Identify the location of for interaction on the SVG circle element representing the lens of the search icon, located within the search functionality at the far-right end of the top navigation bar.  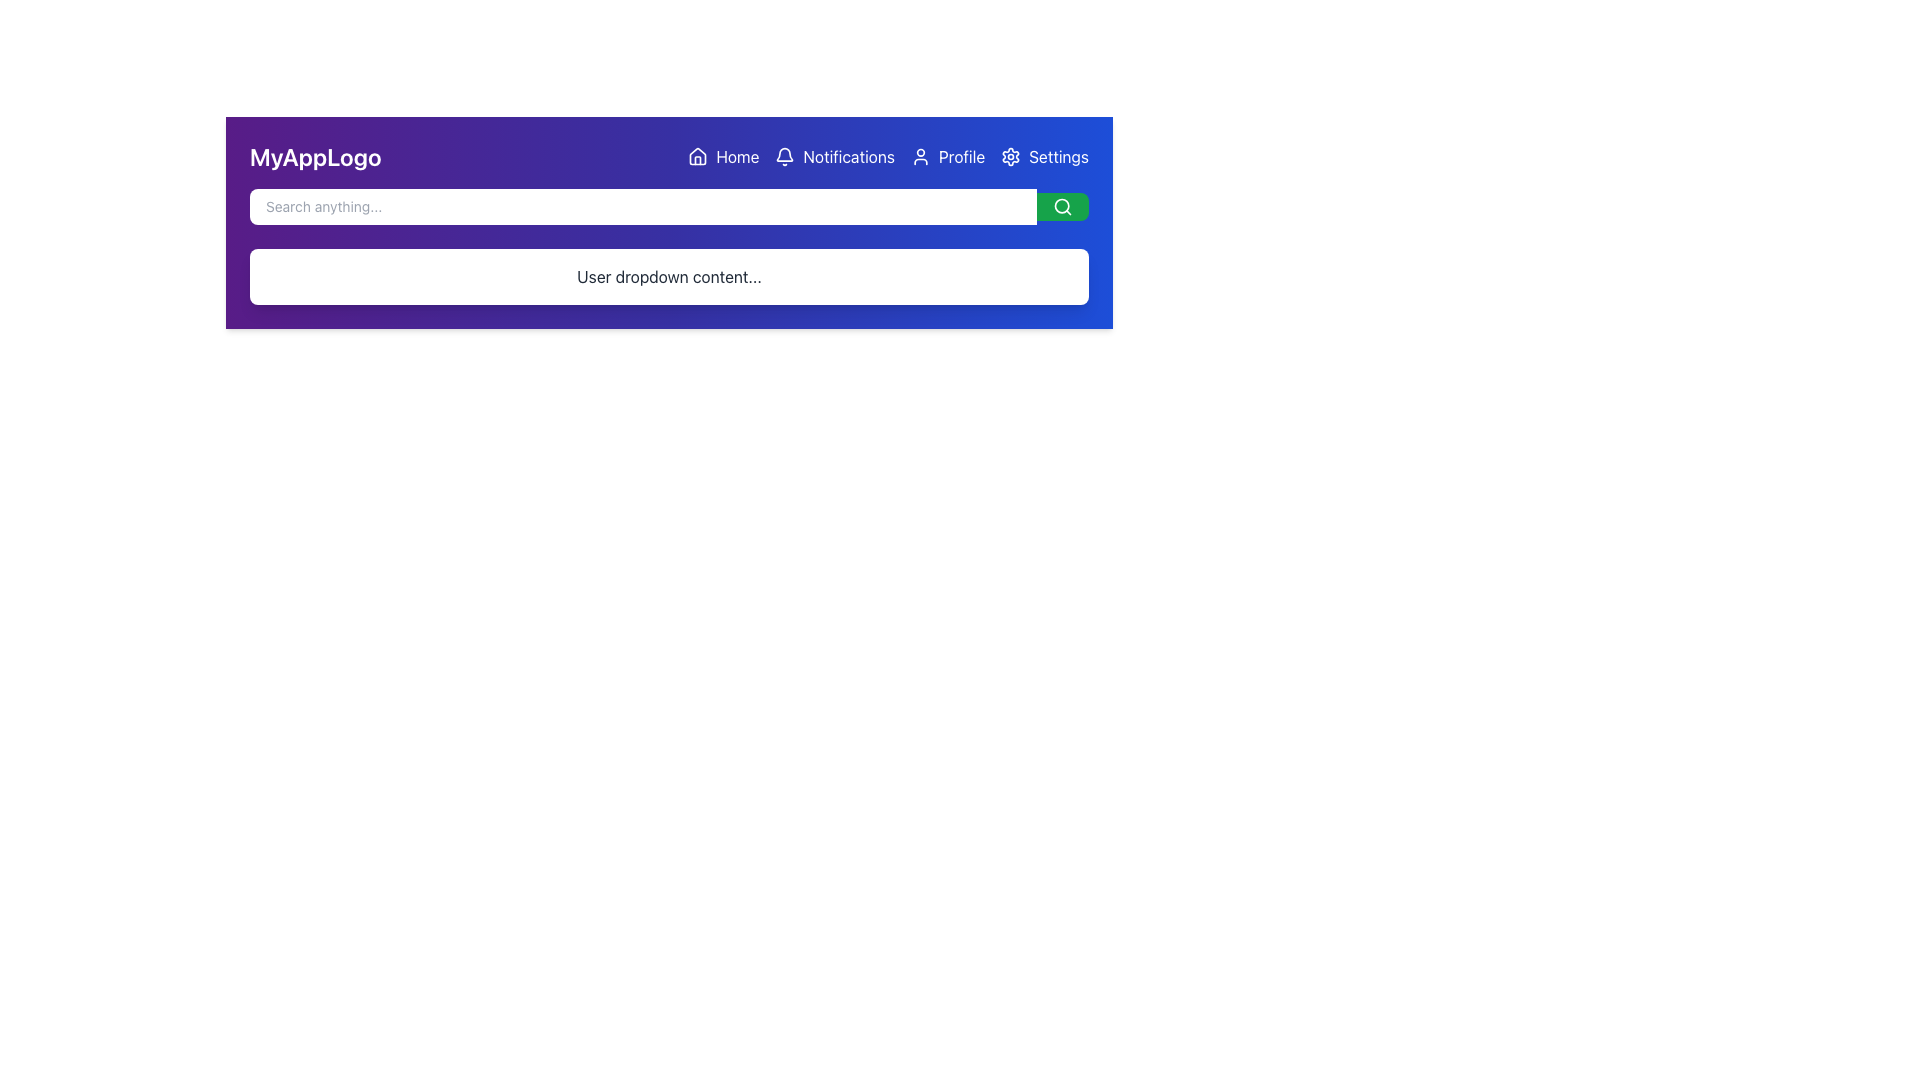
(1061, 206).